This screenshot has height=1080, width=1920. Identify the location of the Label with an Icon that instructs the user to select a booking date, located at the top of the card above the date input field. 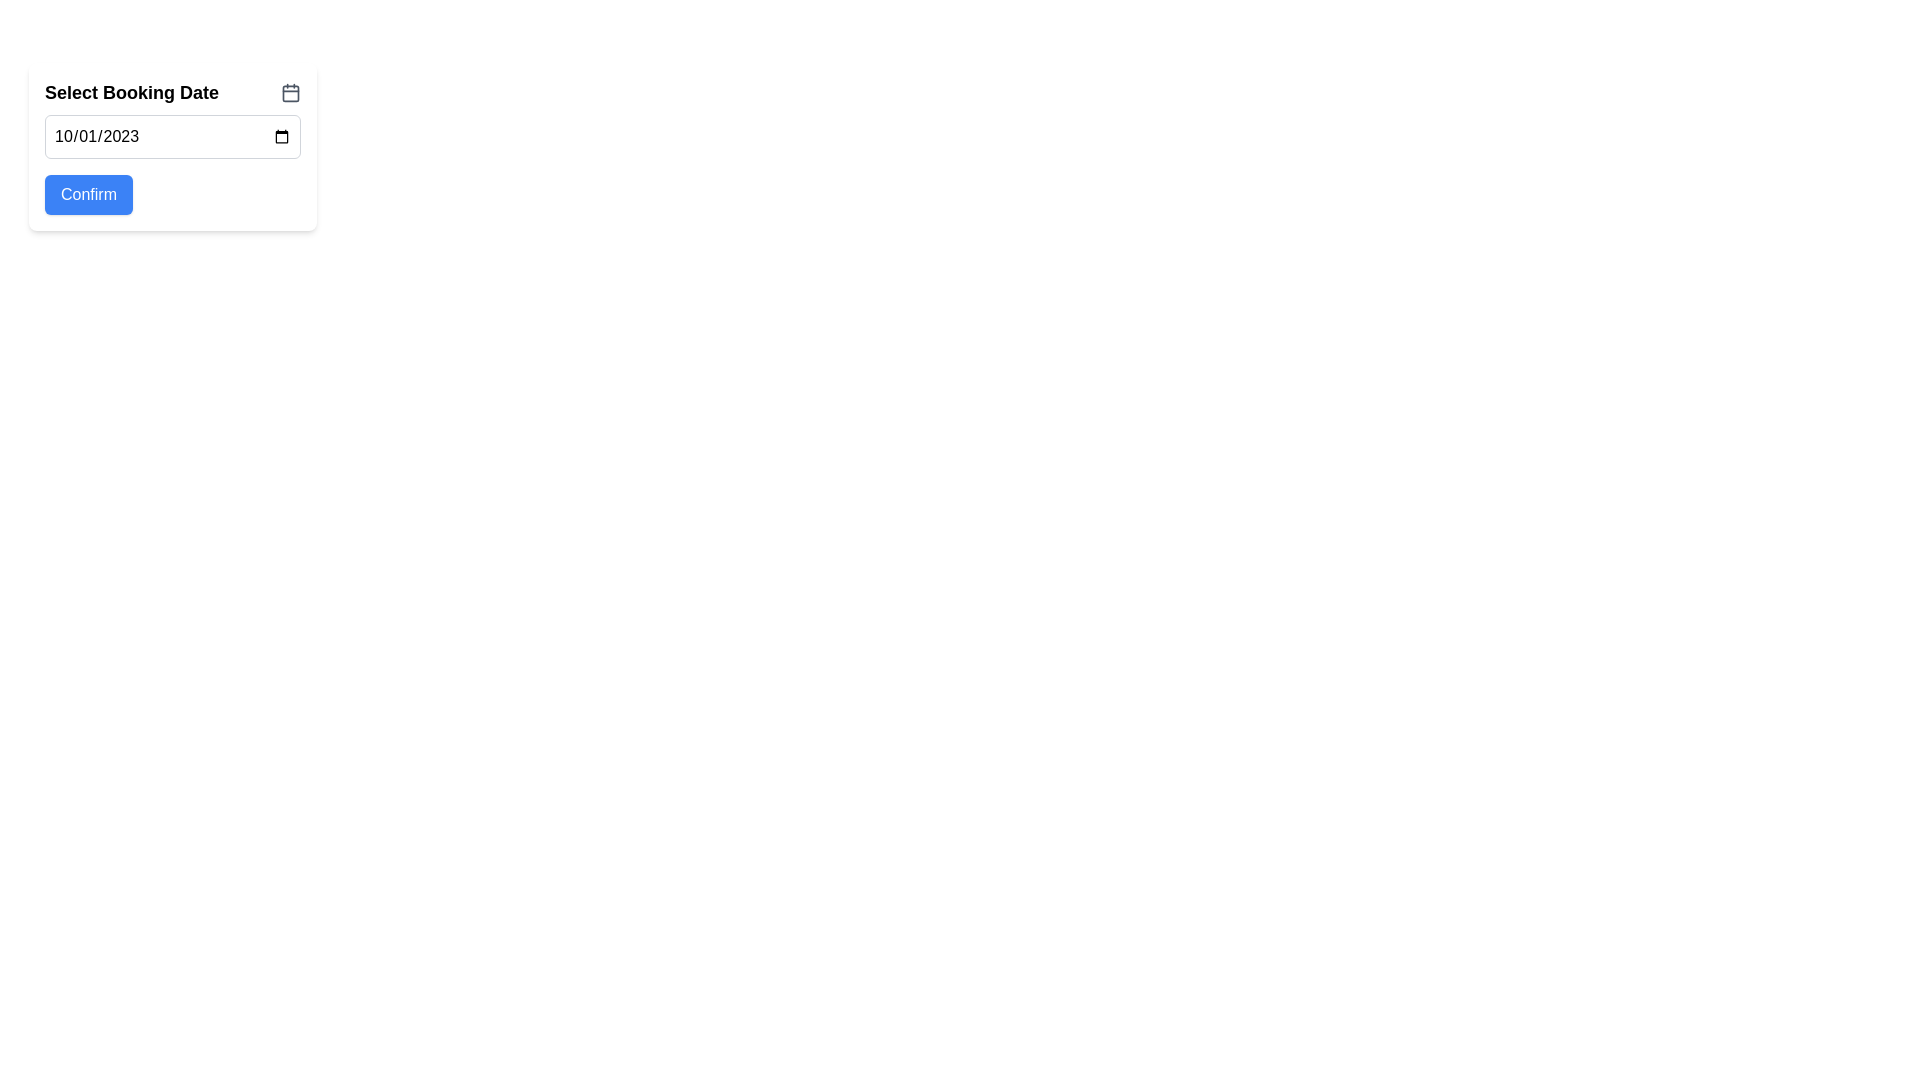
(172, 92).